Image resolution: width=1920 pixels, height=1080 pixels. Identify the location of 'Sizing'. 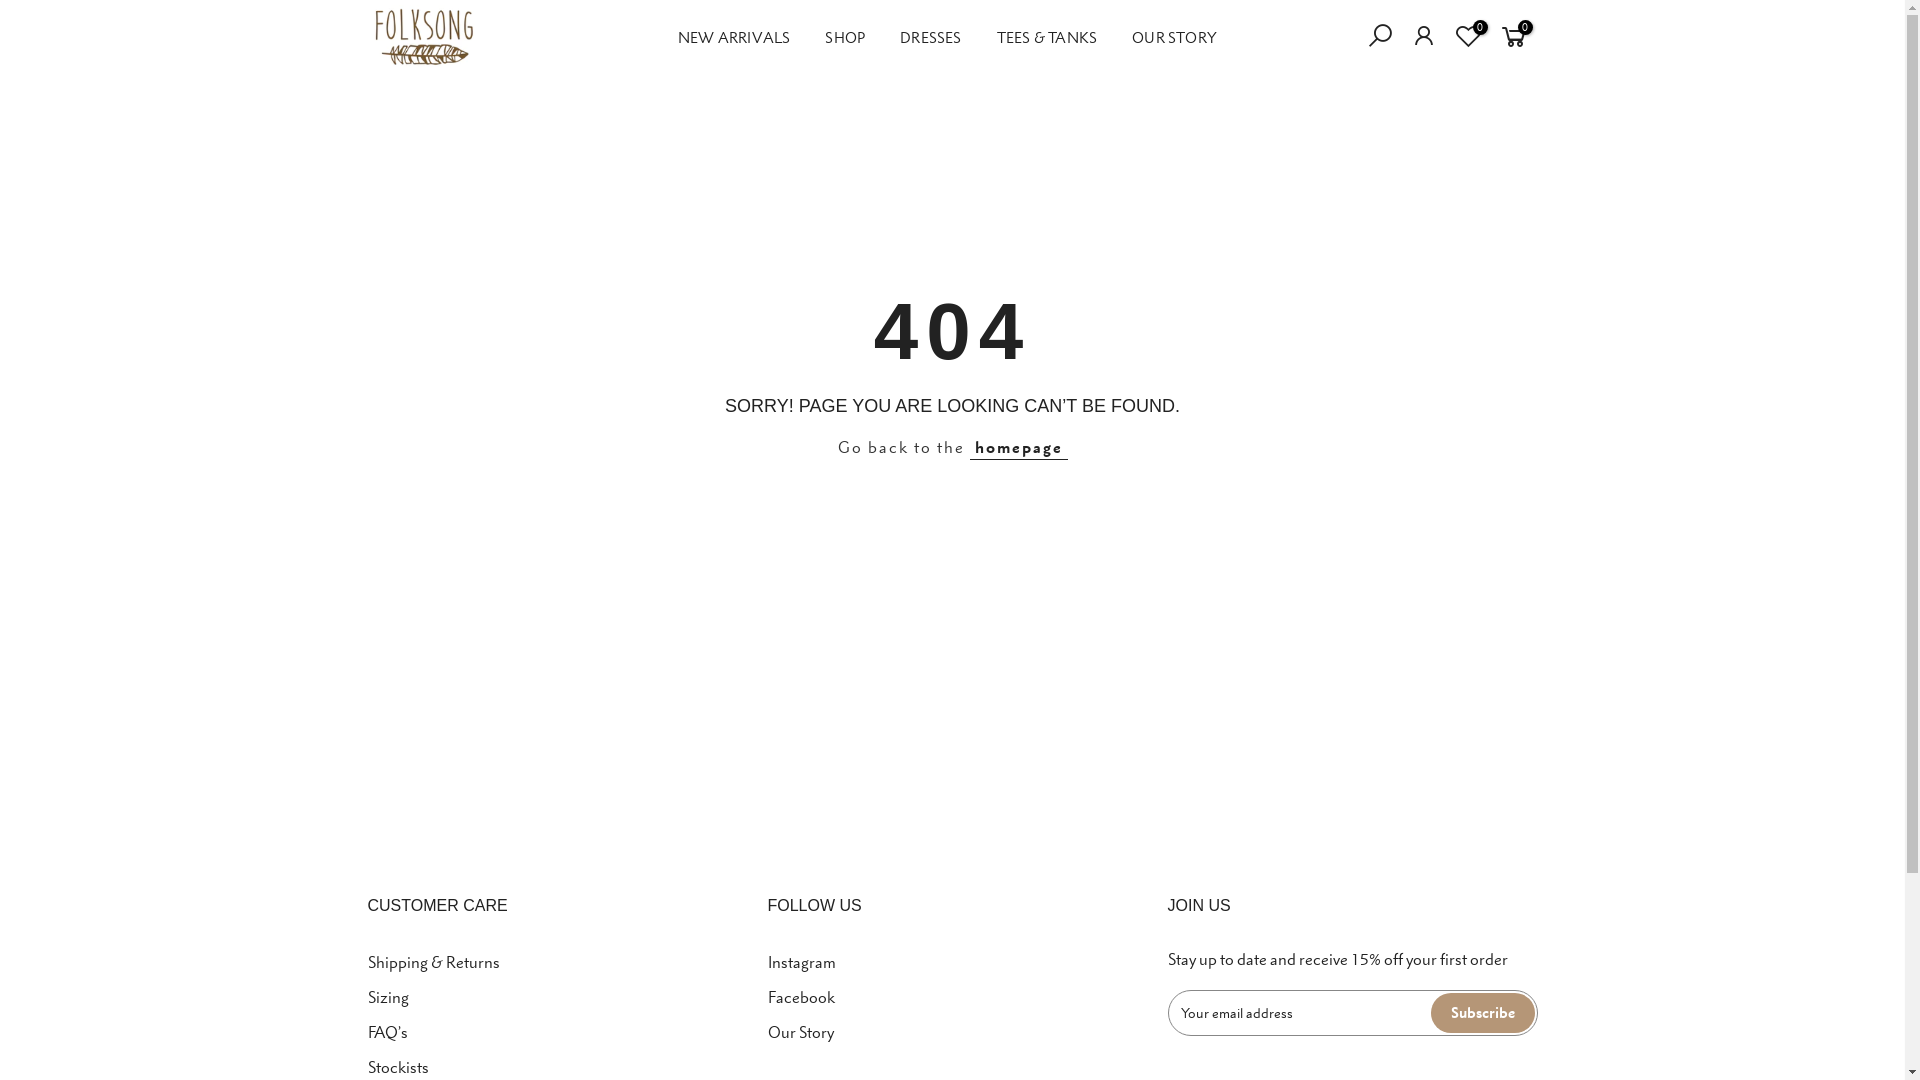
(388, 996).